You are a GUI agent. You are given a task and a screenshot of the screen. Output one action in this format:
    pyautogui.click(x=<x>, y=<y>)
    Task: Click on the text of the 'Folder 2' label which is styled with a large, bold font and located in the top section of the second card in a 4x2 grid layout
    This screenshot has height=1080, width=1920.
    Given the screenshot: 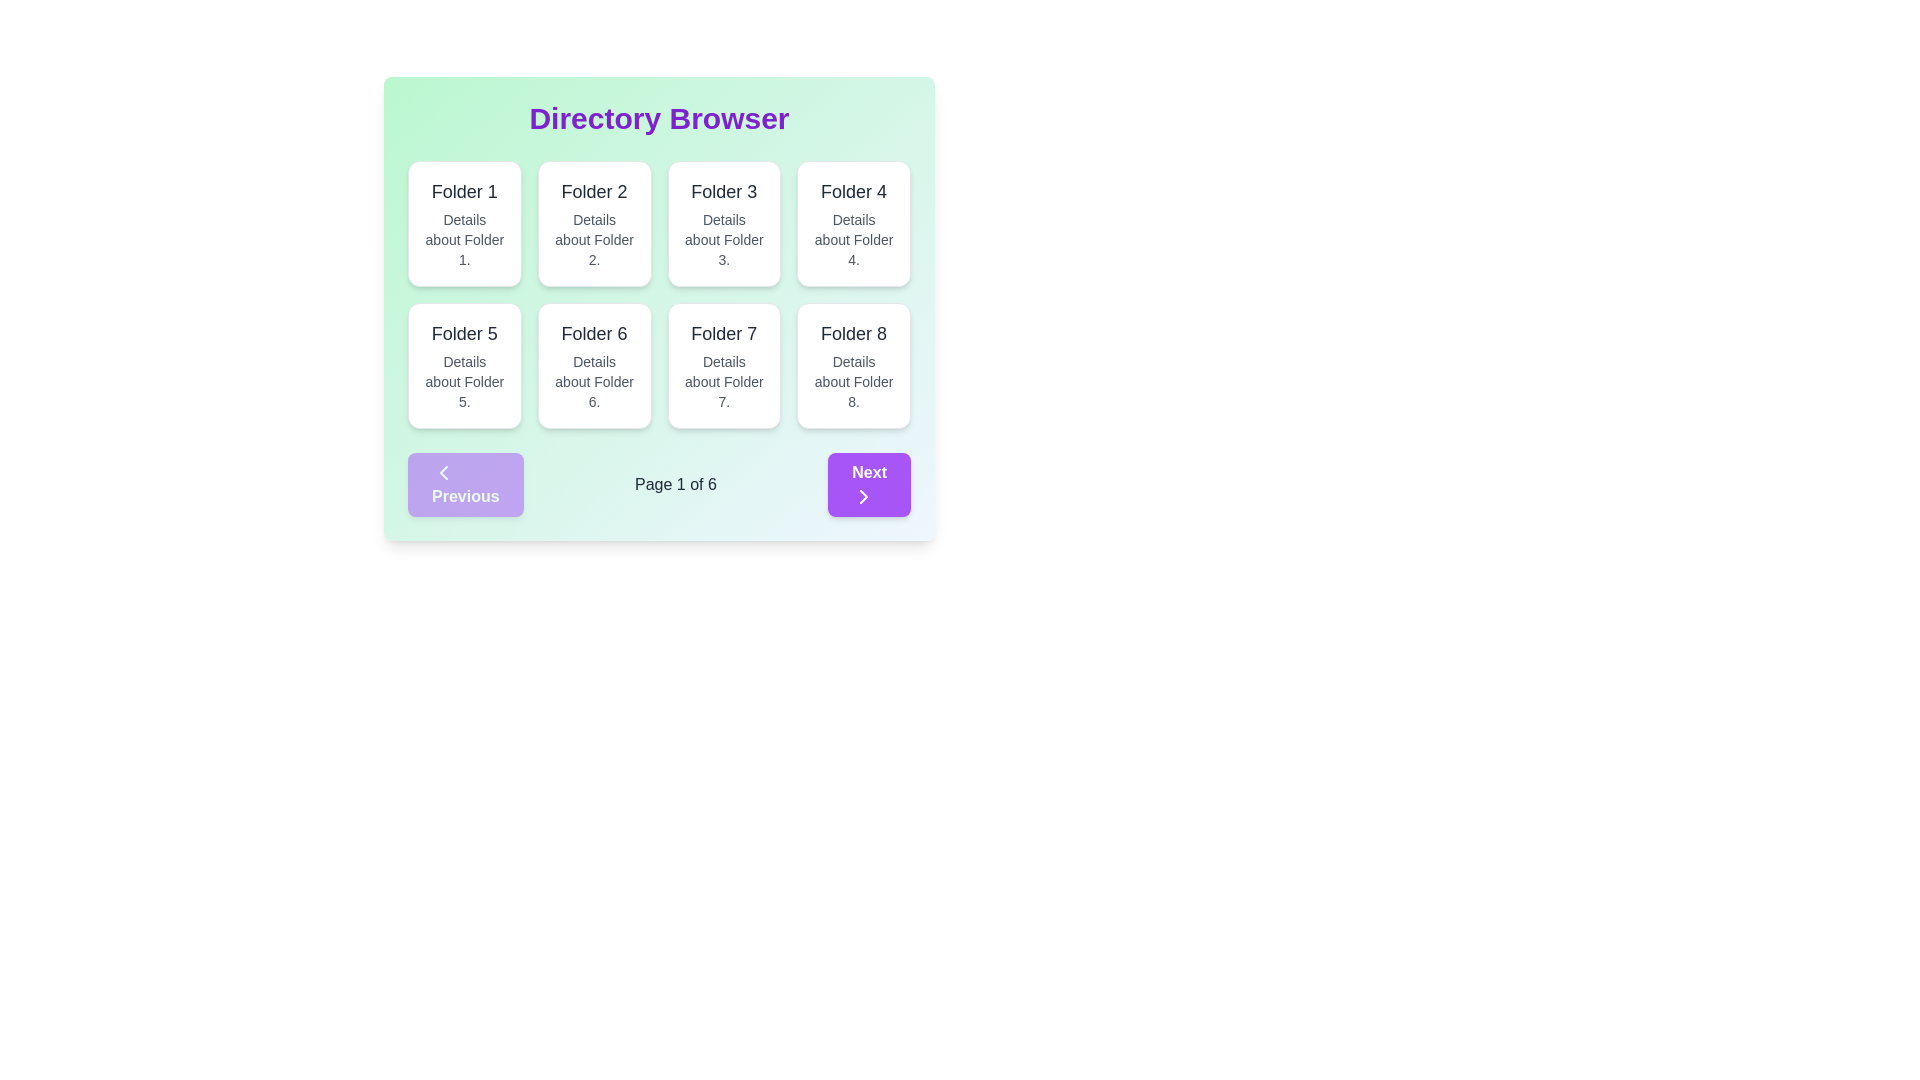 What is the action you would take?
    pyautogui.click(x=593, y=192)
    